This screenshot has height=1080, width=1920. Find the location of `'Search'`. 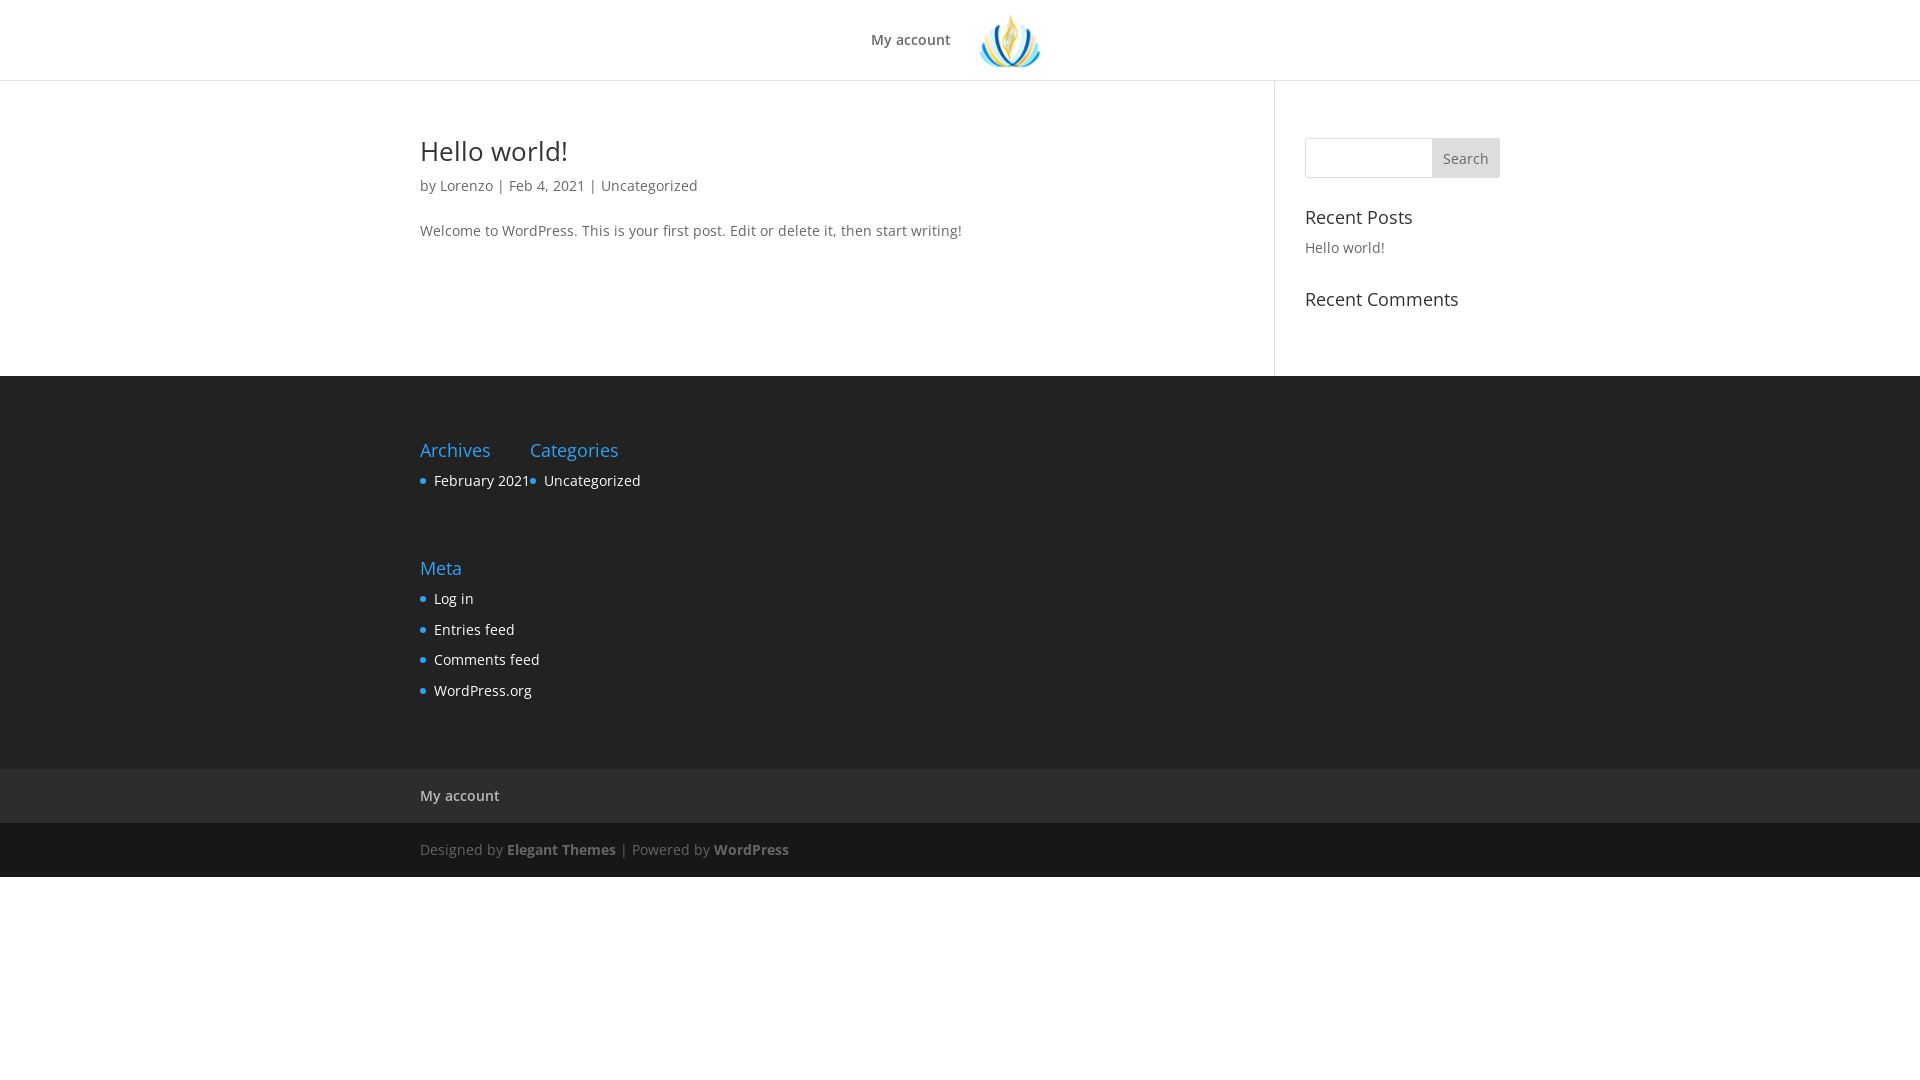

'Search' is located at coordinates (1465, 157).